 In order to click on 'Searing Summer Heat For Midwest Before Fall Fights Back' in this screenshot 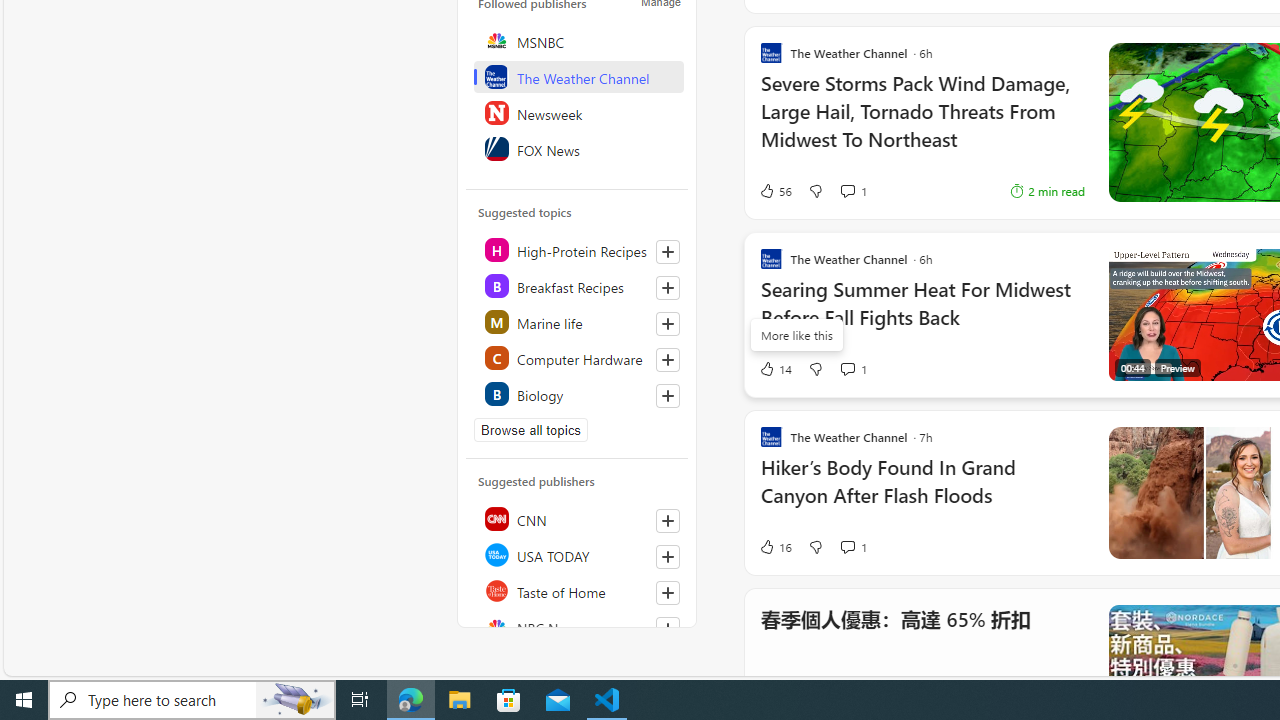, I will do `click(921, 313)`.